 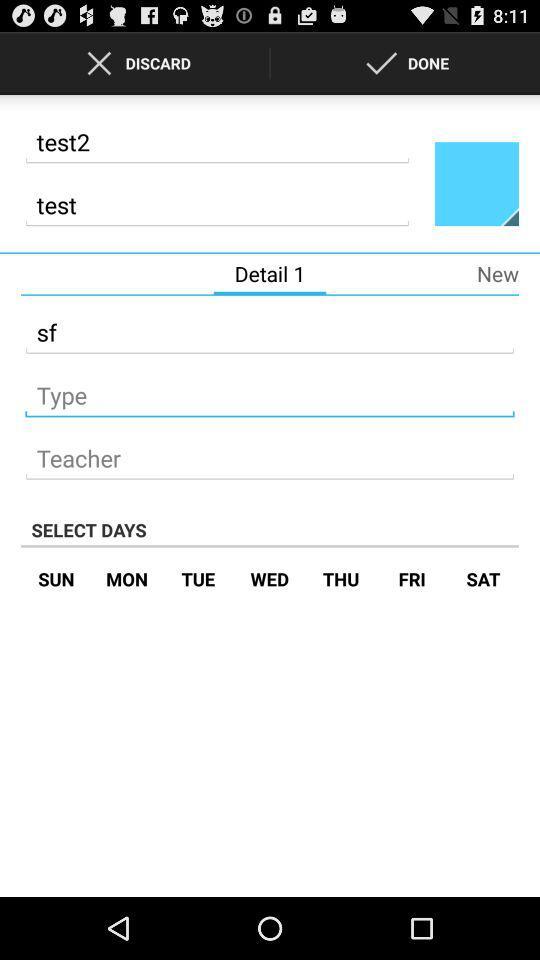 What do you see at coordinates (270, 453) in the screenshot?
I see `teacher` at bounding box center [270, 453].